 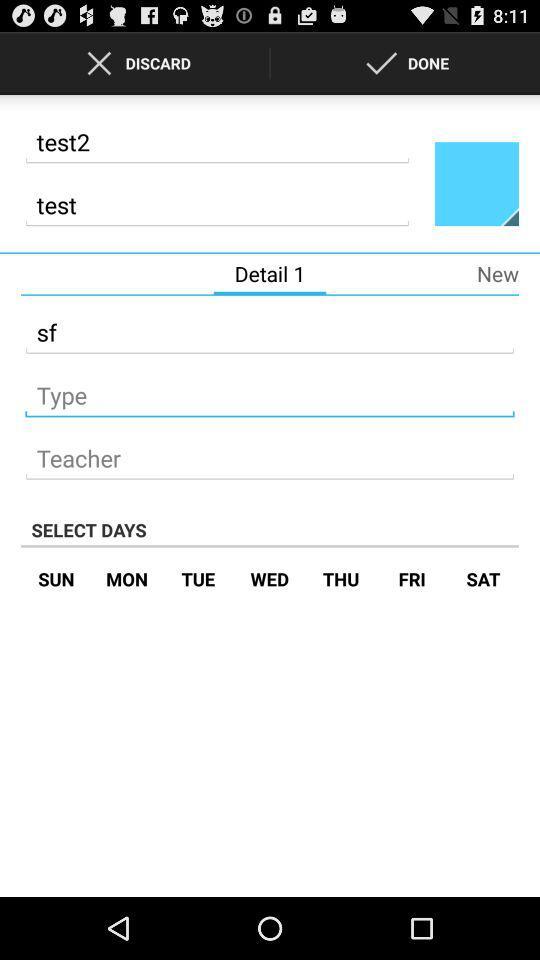 What do you see at coordinates (270, 453) in the screenshot?
I see `teacher` at bounding box center [270, 453].